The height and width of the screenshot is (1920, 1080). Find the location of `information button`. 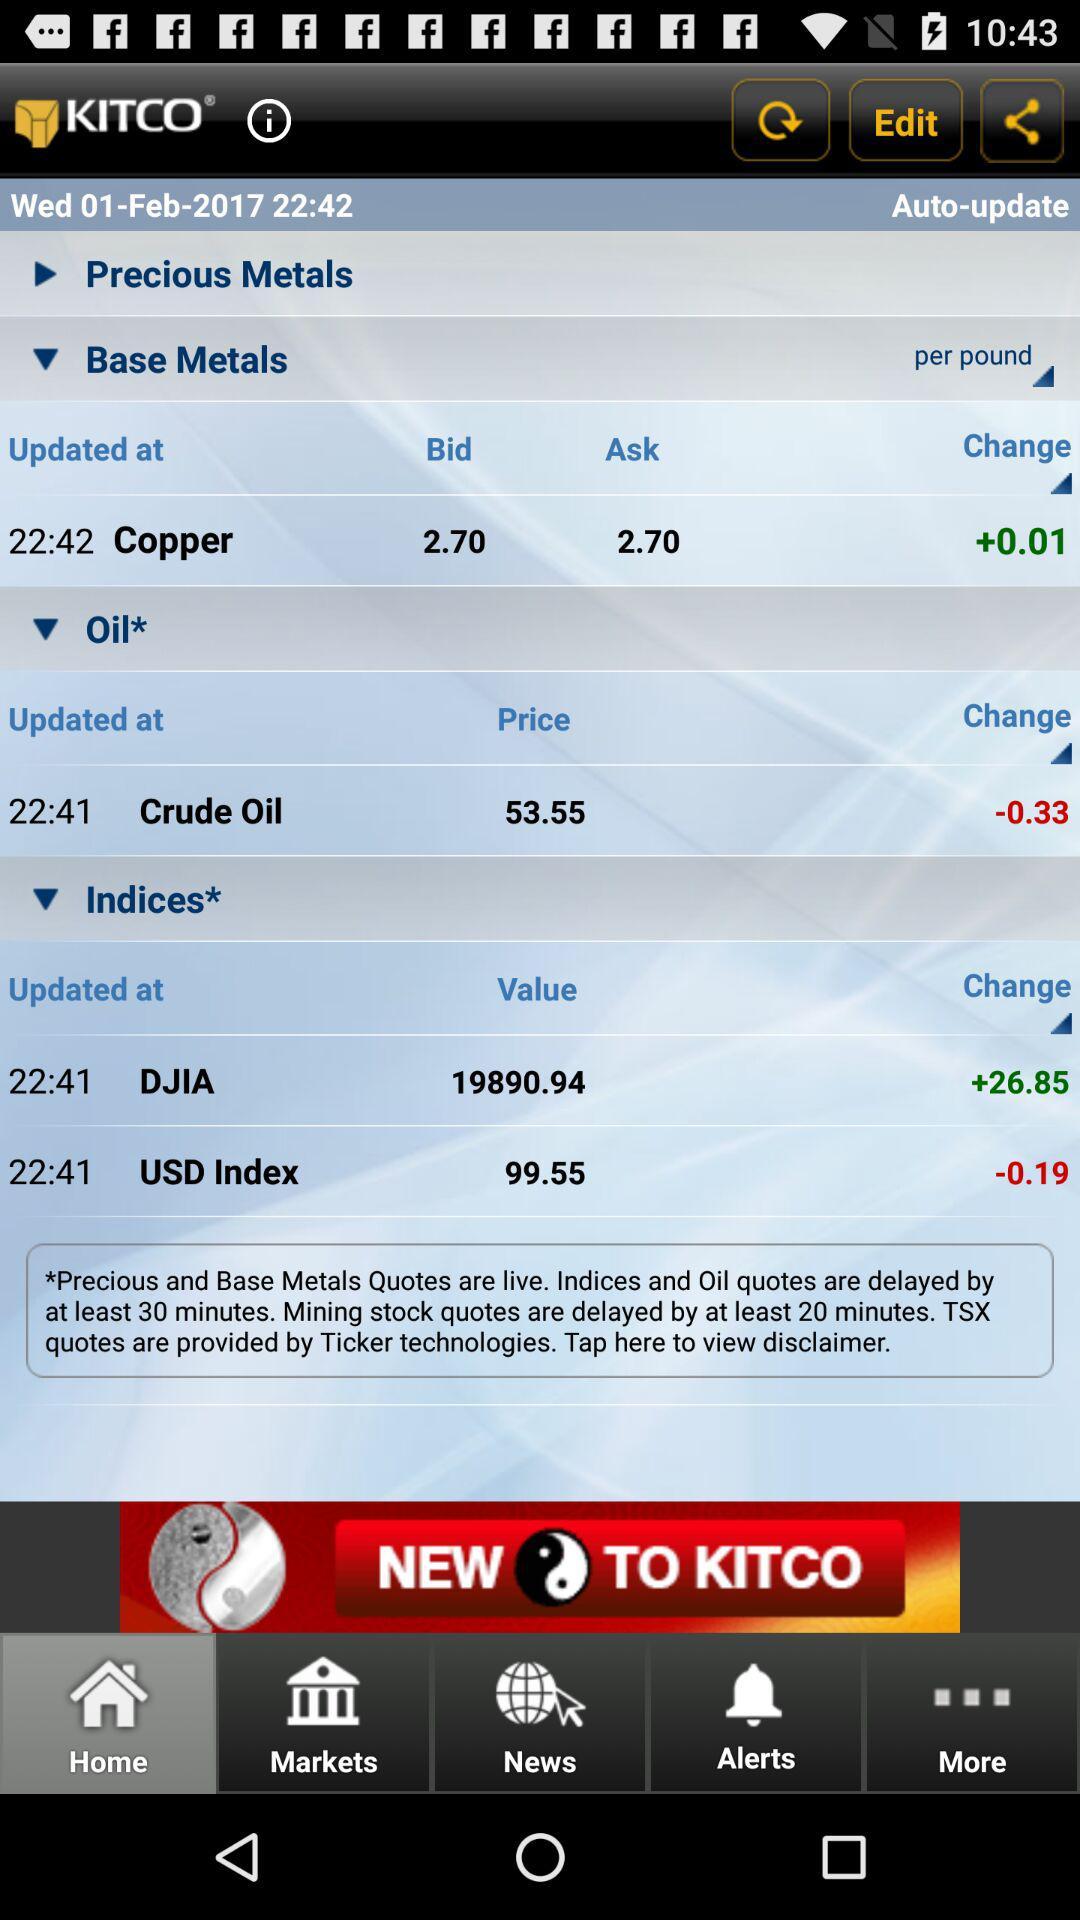

information button is located at coordinates (268, 119).